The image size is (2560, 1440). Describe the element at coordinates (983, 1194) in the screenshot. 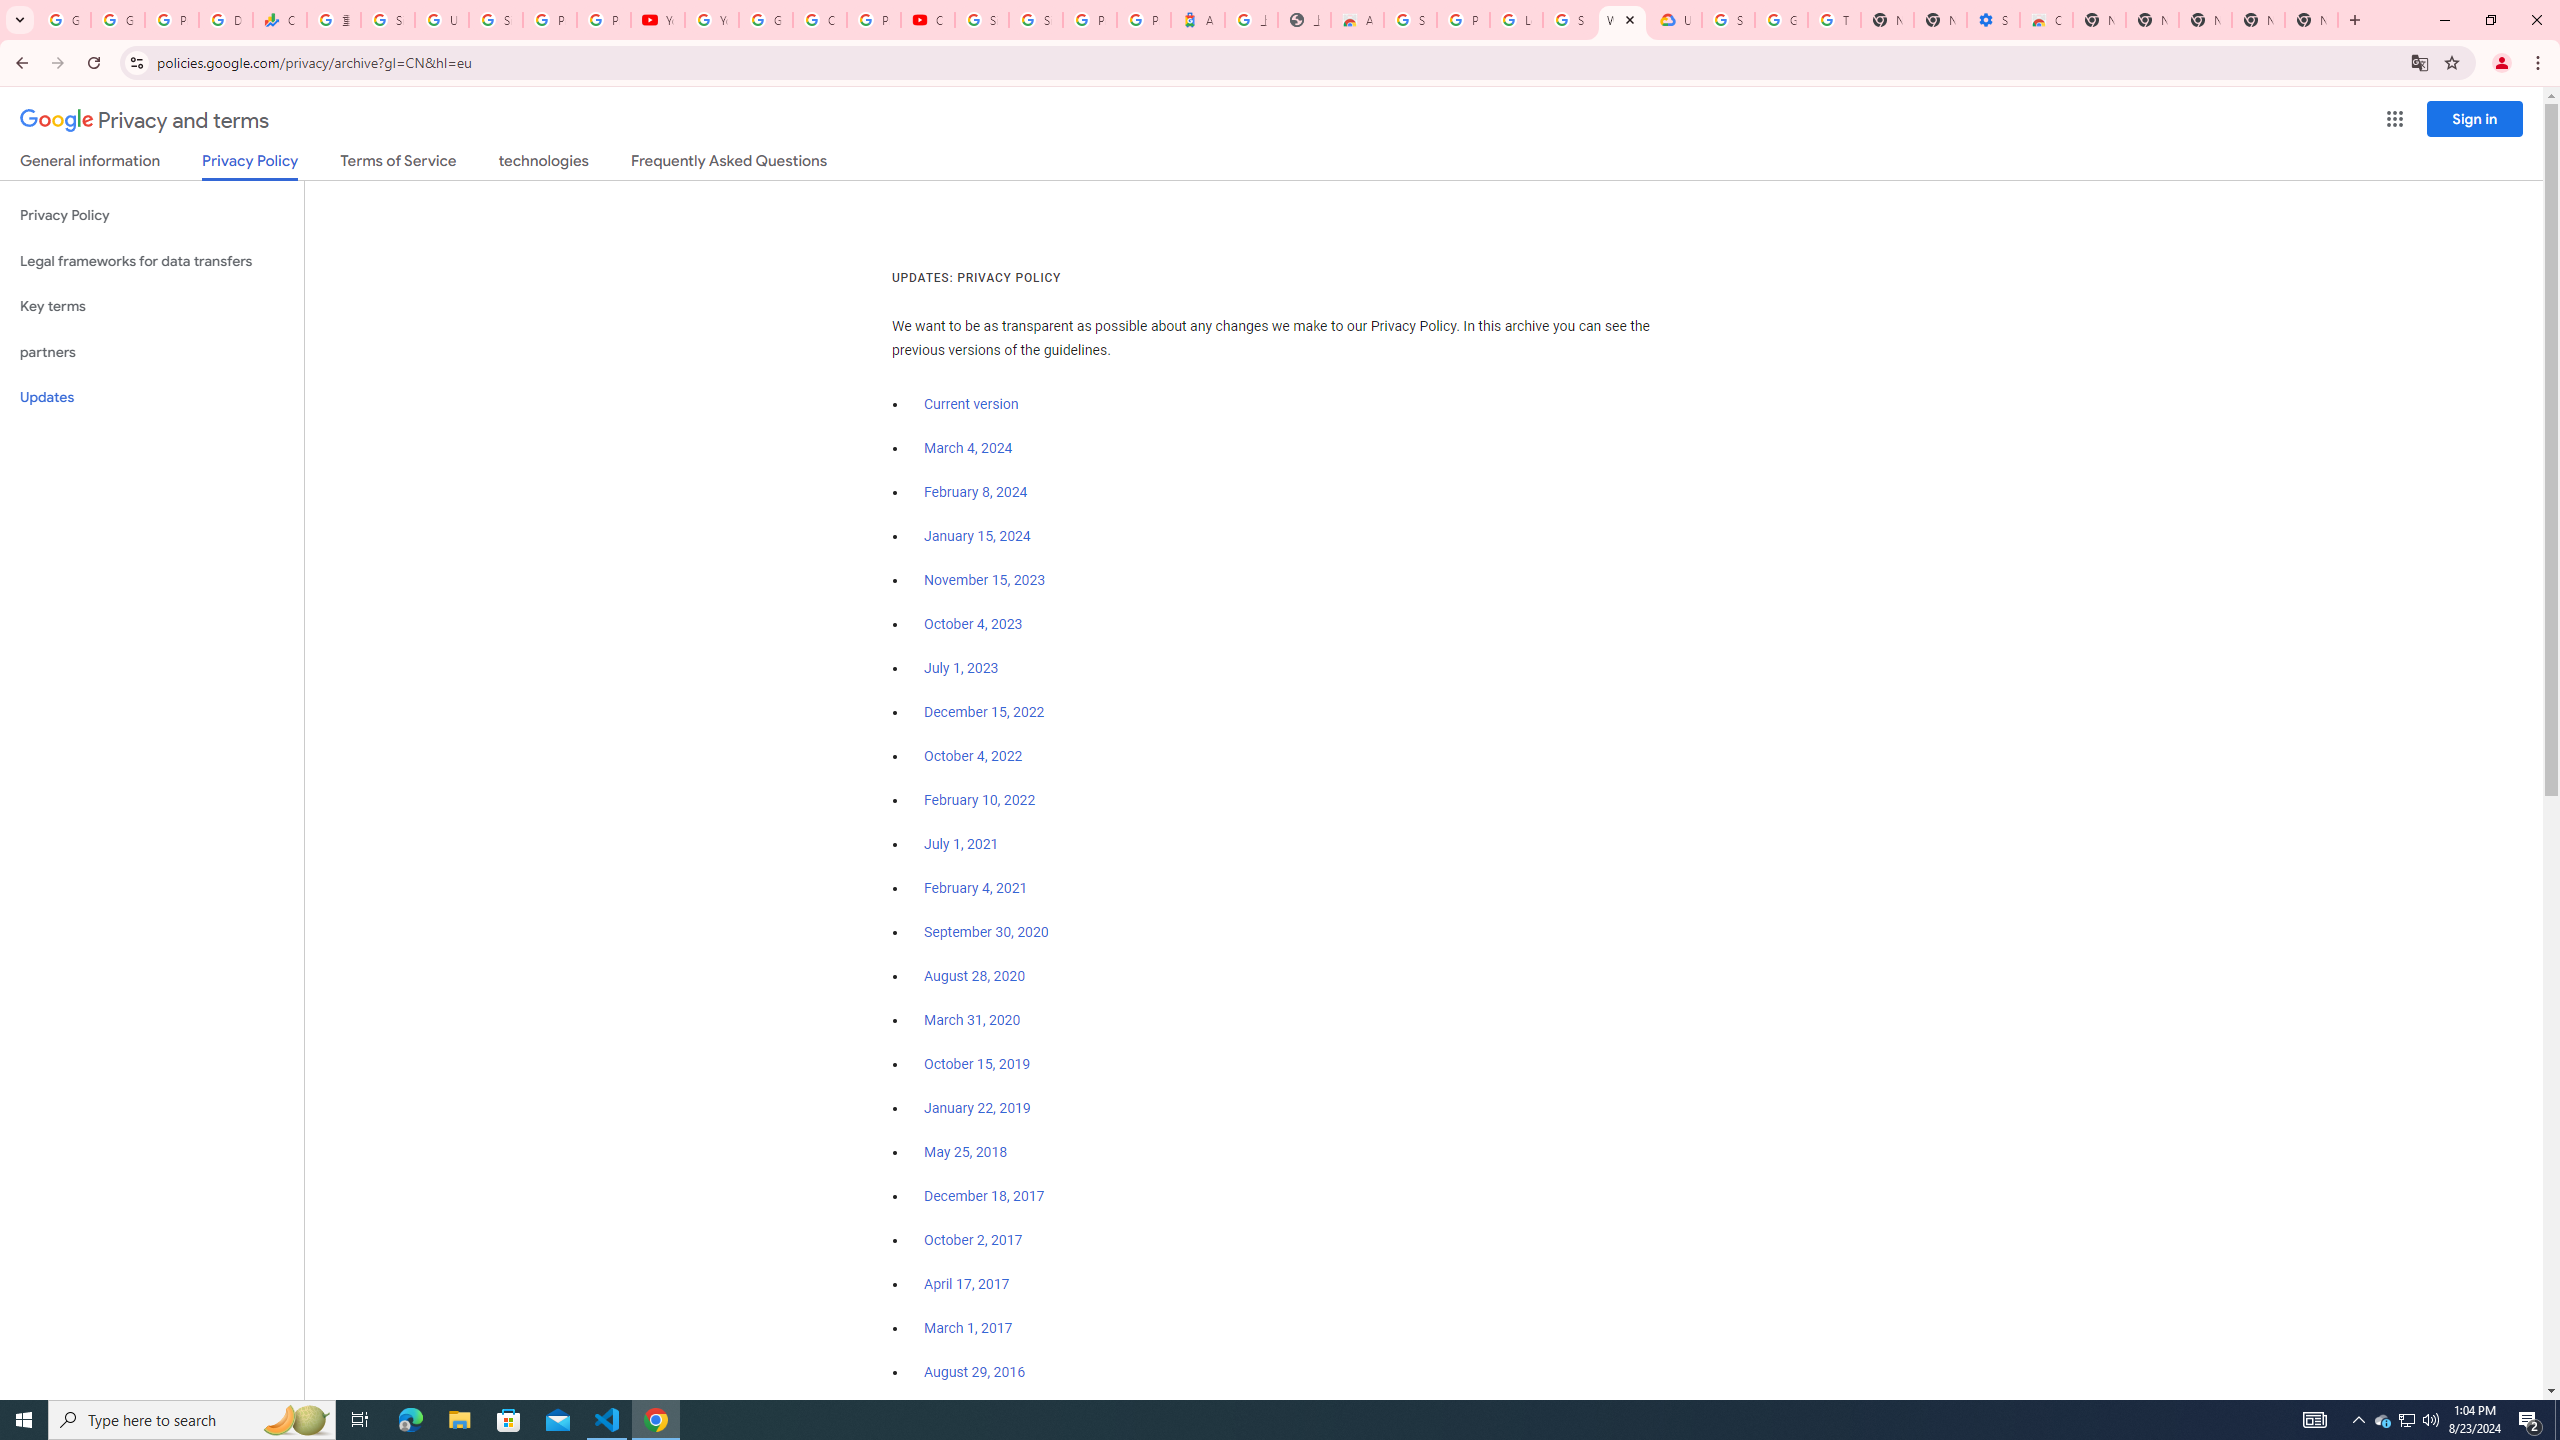

I see `'December 18, 2017'` at that location.